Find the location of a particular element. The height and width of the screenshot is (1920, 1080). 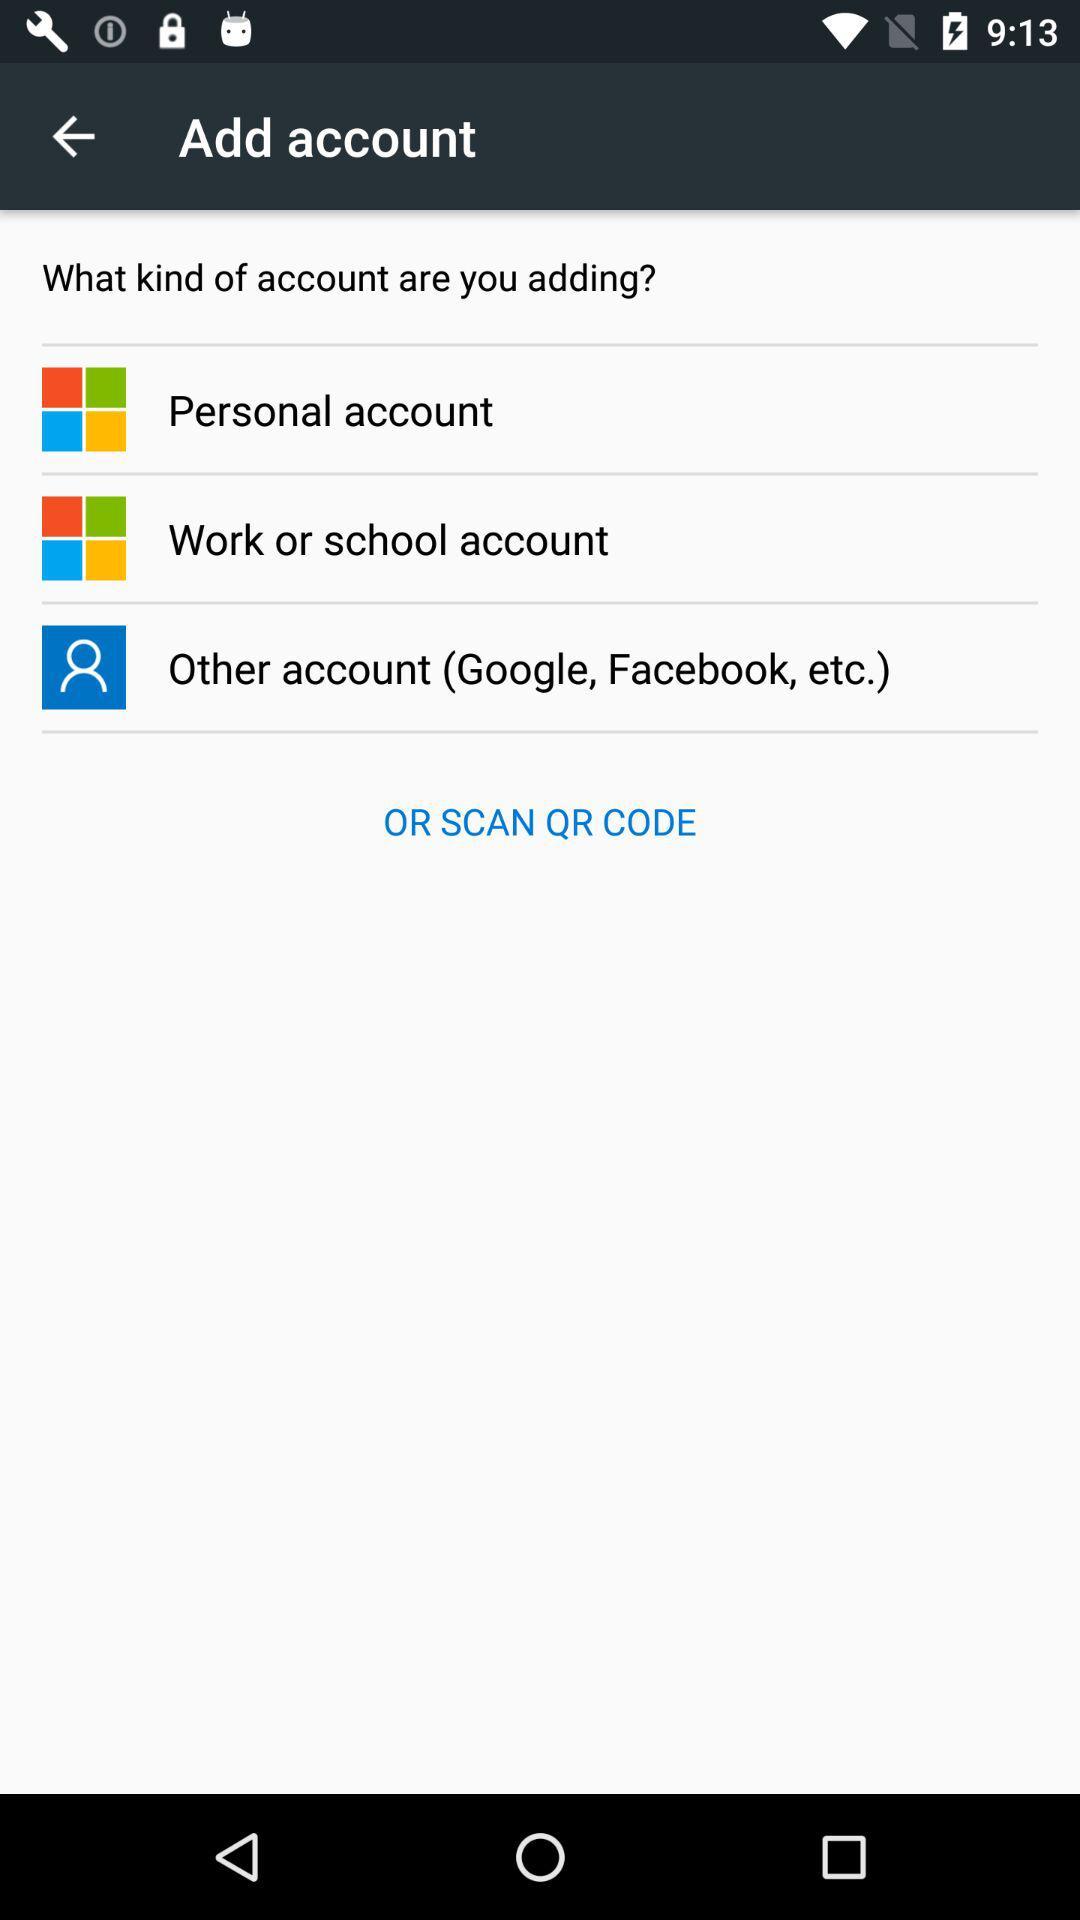

the or scan qr app is located at coordinates (540, 821).